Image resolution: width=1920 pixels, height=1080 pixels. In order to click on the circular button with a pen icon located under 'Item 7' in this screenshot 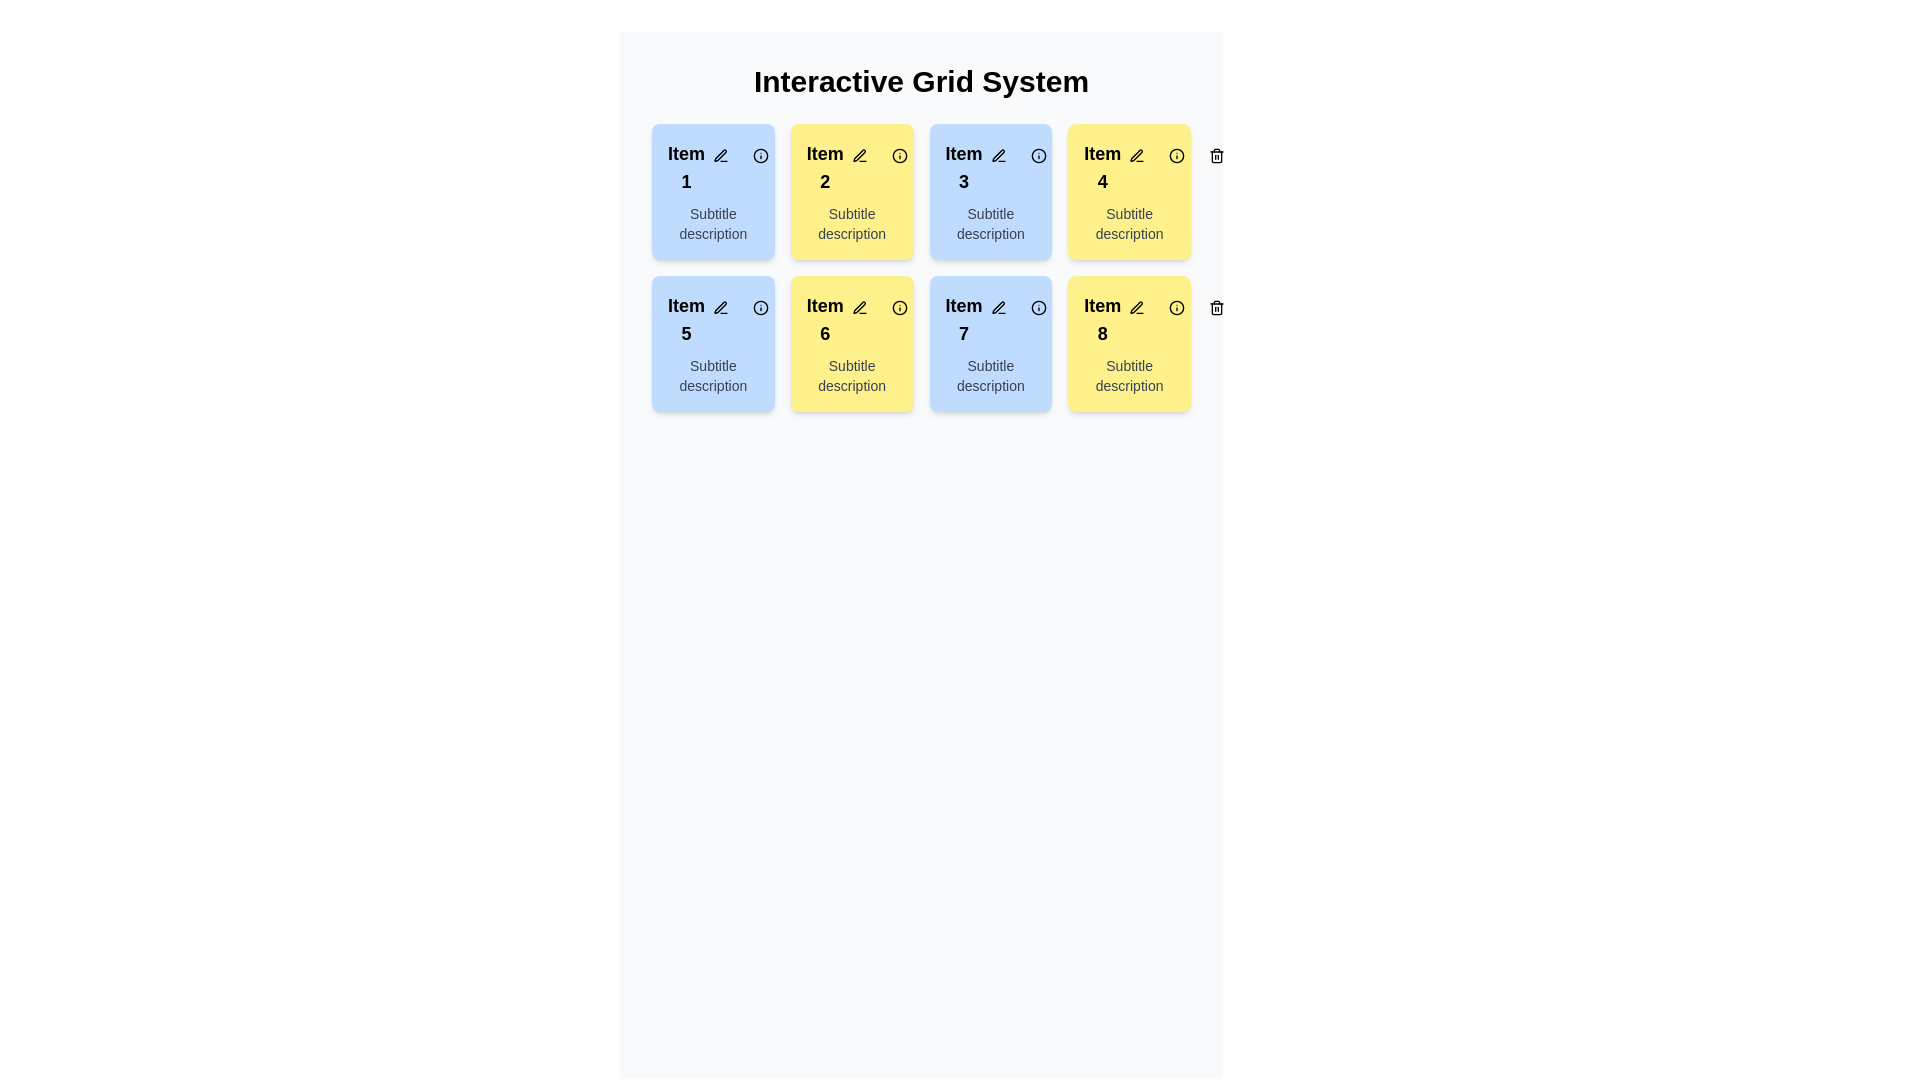, I will do `click(998, 308)`.